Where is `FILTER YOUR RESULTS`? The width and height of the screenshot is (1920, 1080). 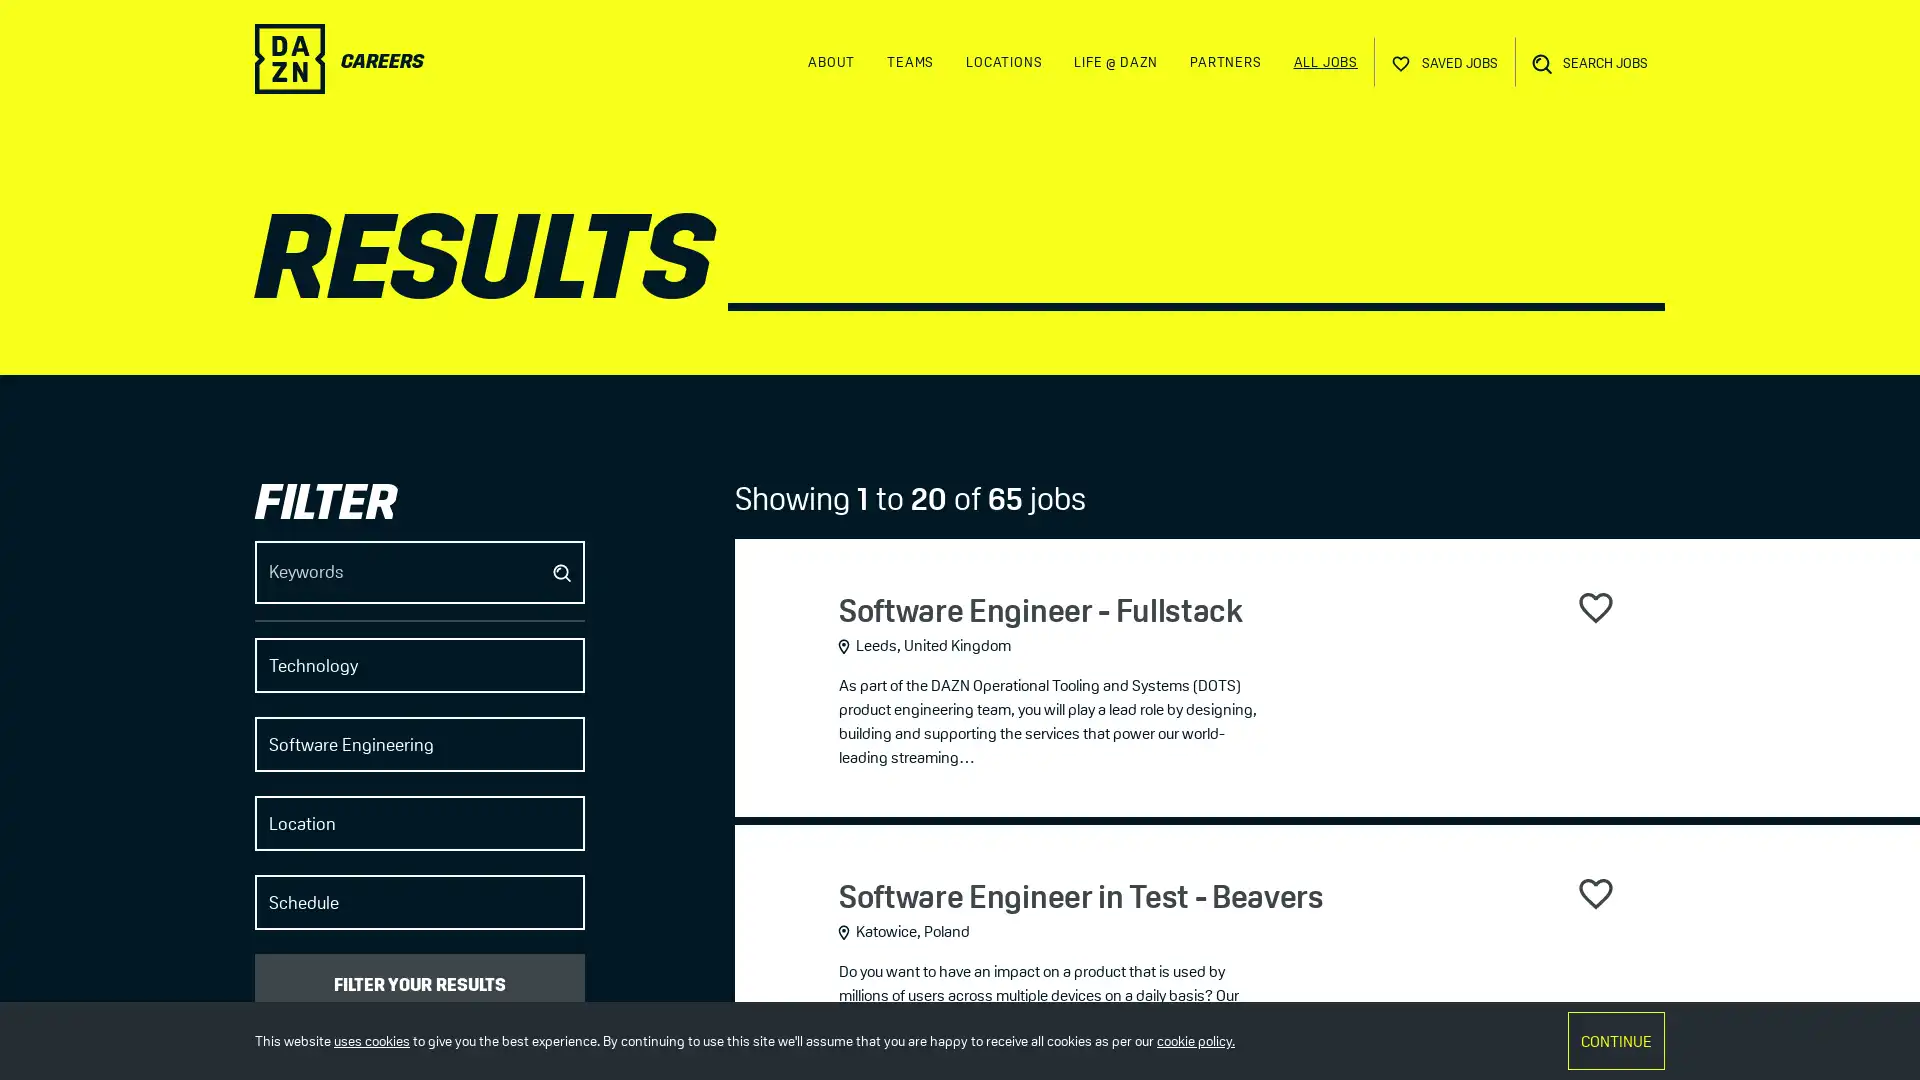 FILTER YOUR RESULTS is located at coordinates (419, 982).